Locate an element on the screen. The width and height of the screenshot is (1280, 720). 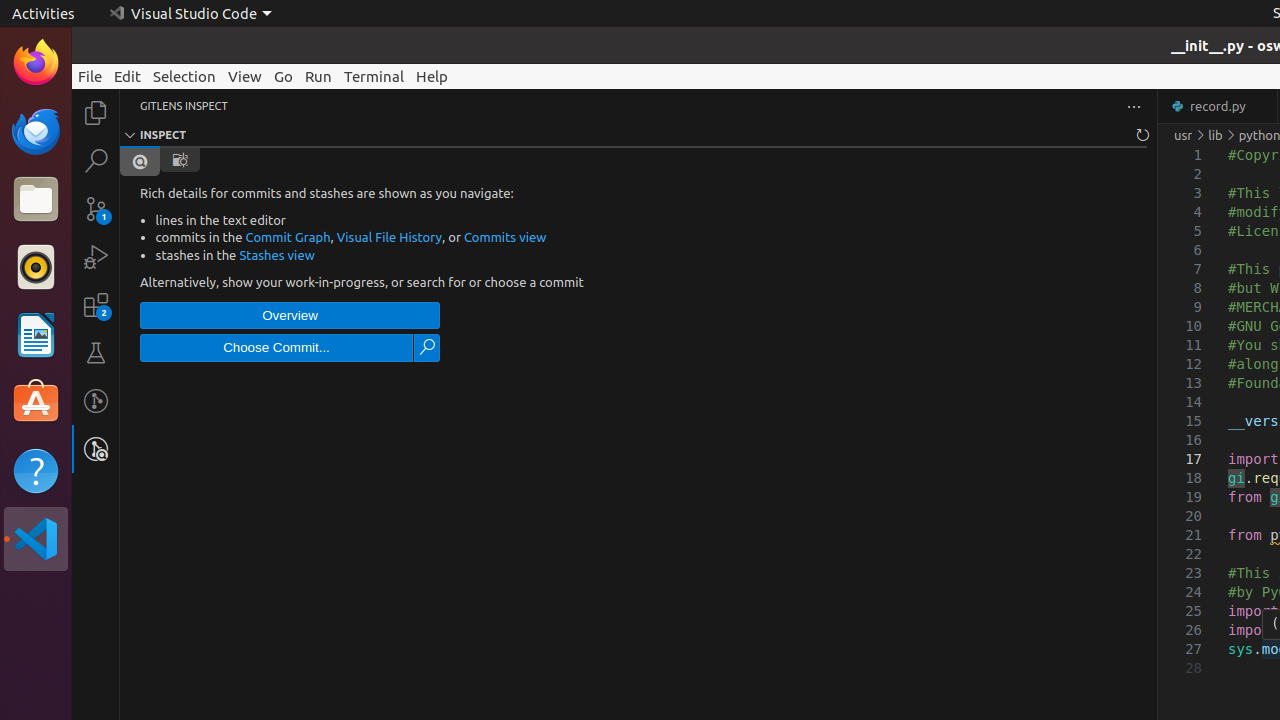
'Explorer (Ctrl+Shift+E)' is located at coordinates (95, 112).